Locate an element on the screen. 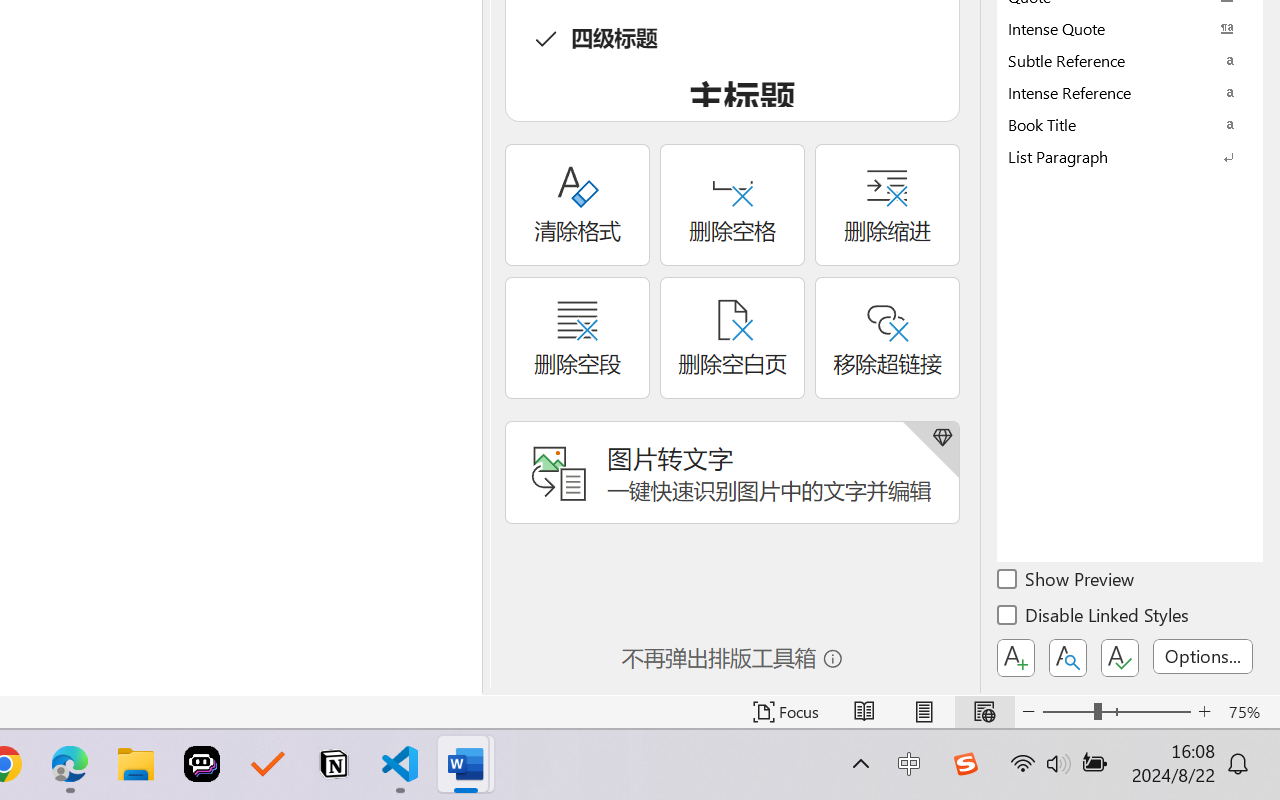 The image size is (1280, 800). 'Focus ' is located at coordinates (785, 711).